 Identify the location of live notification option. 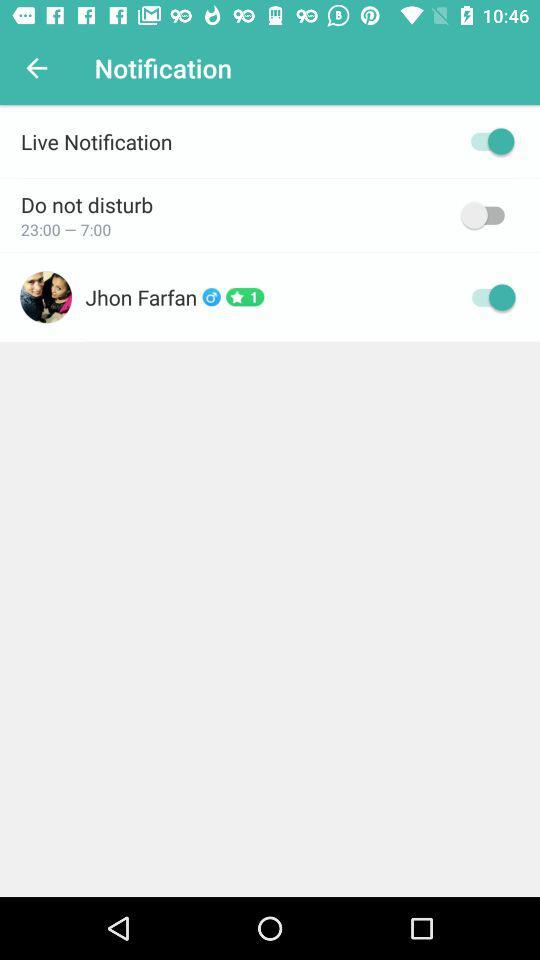
(486, 140).